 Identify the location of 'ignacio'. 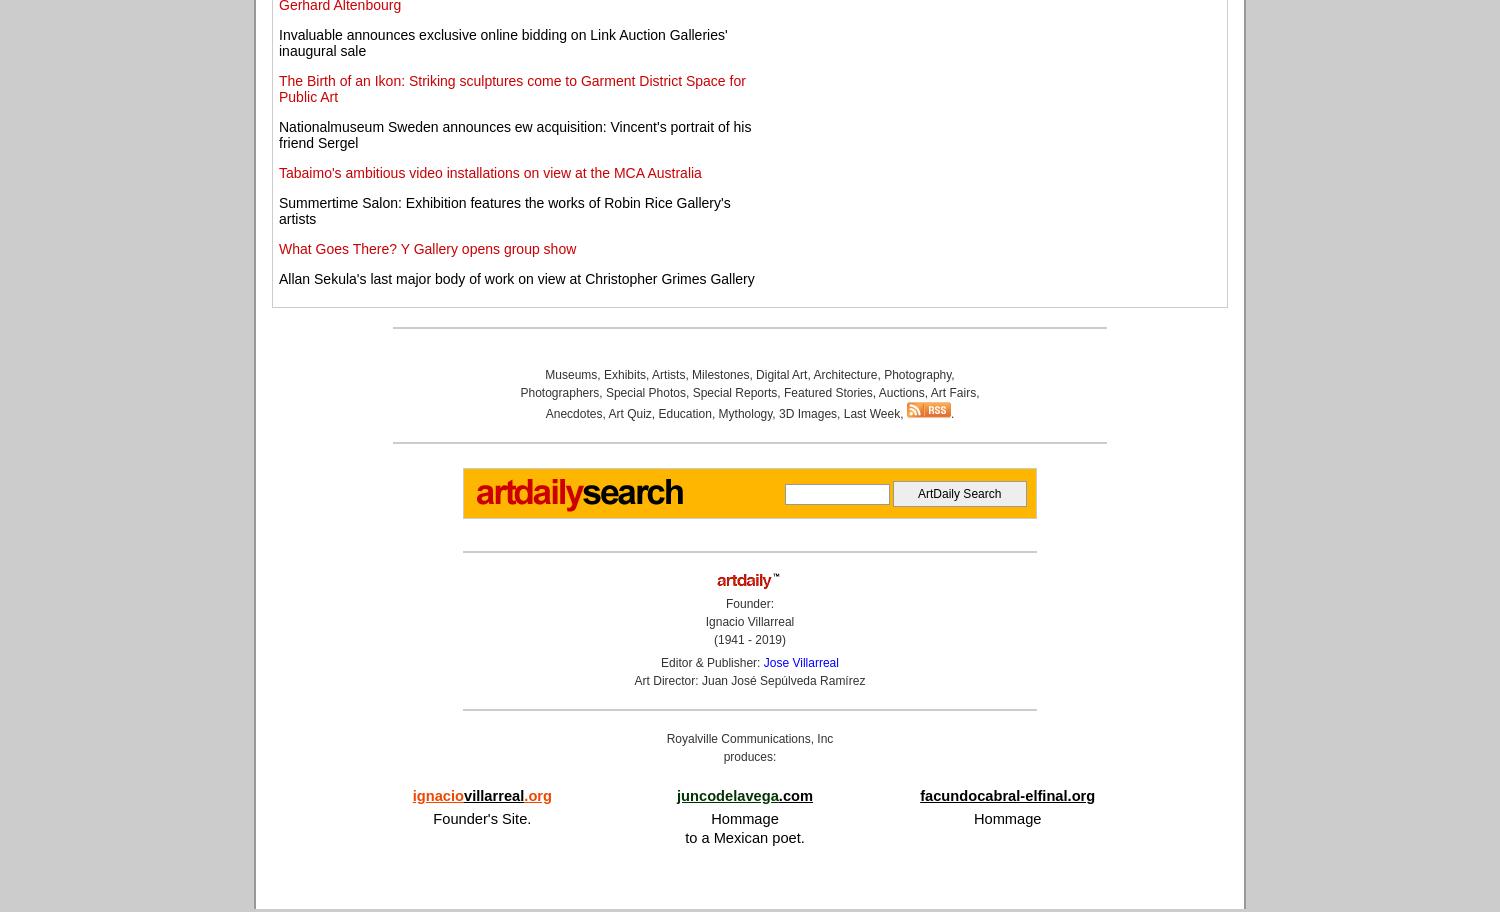
(438, 794).